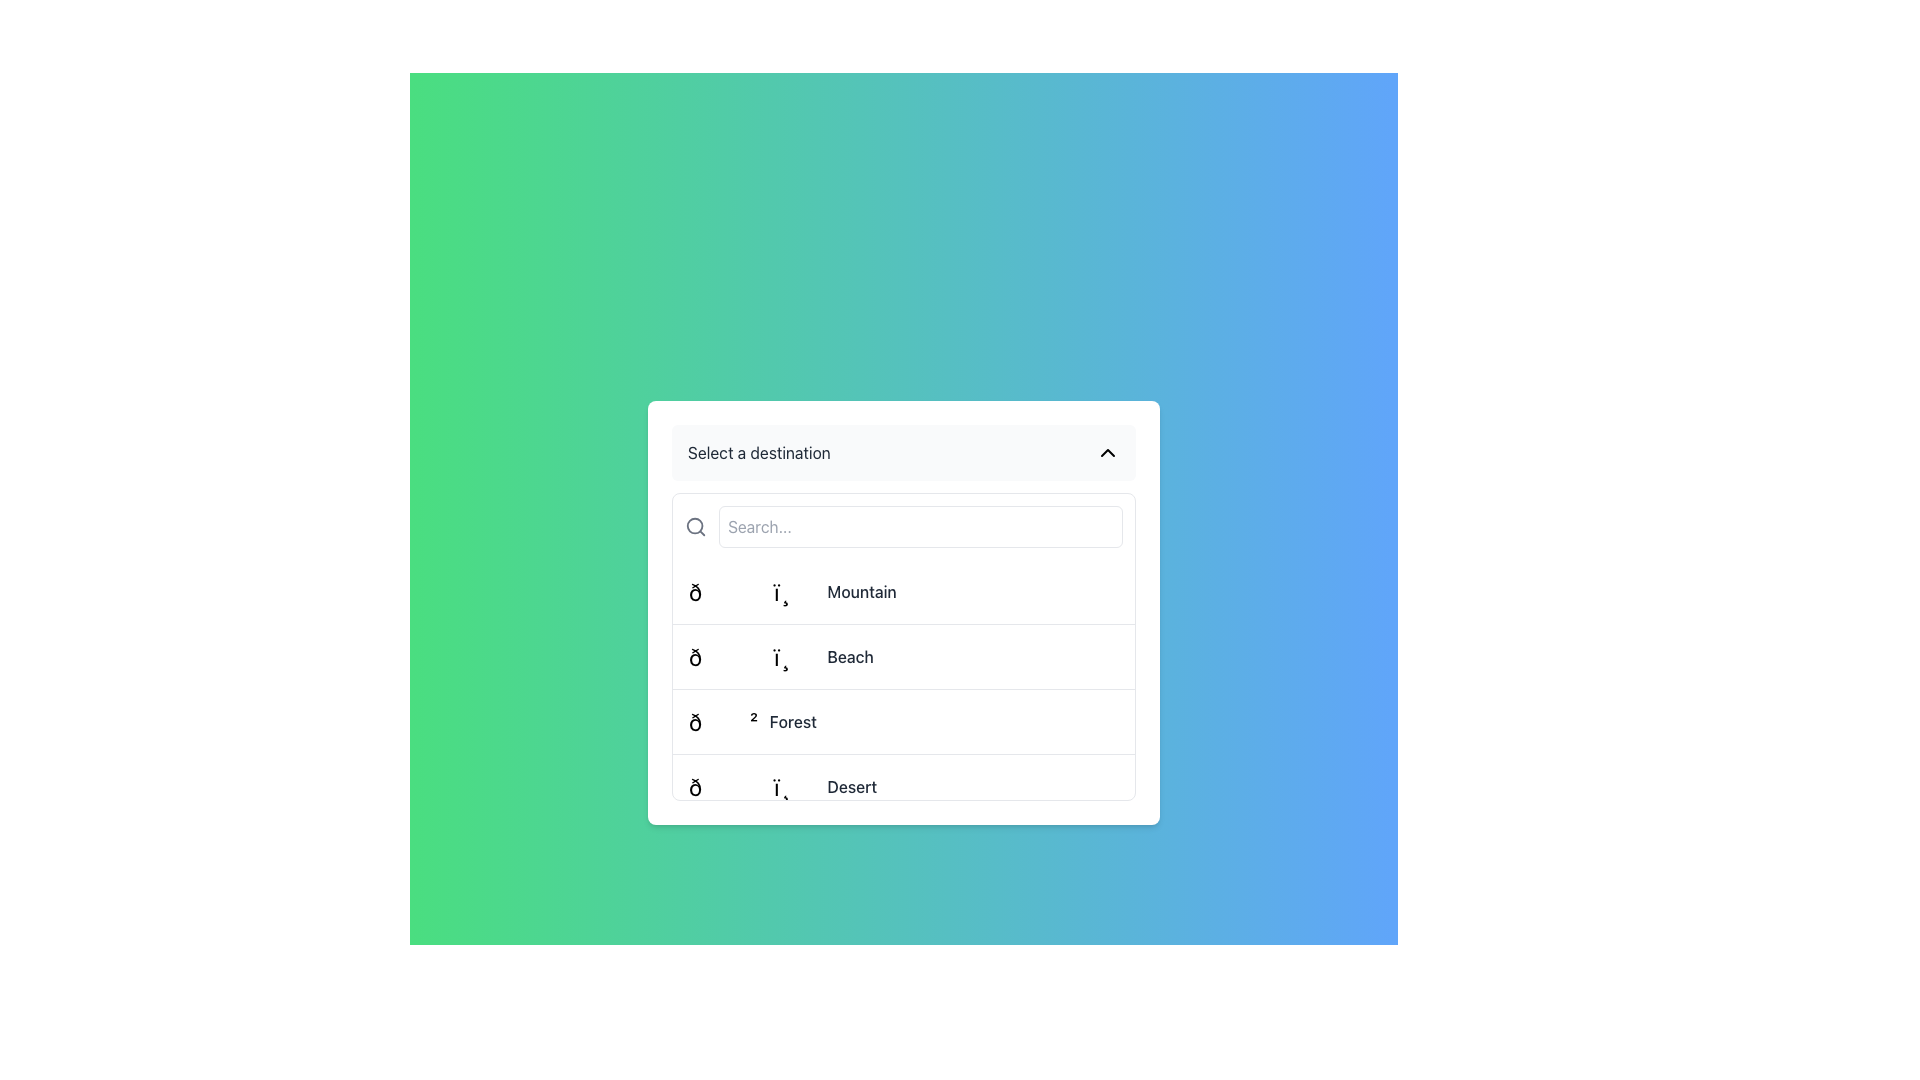  I want to click on the second list item labeled 'Beach', so click(902, 678).